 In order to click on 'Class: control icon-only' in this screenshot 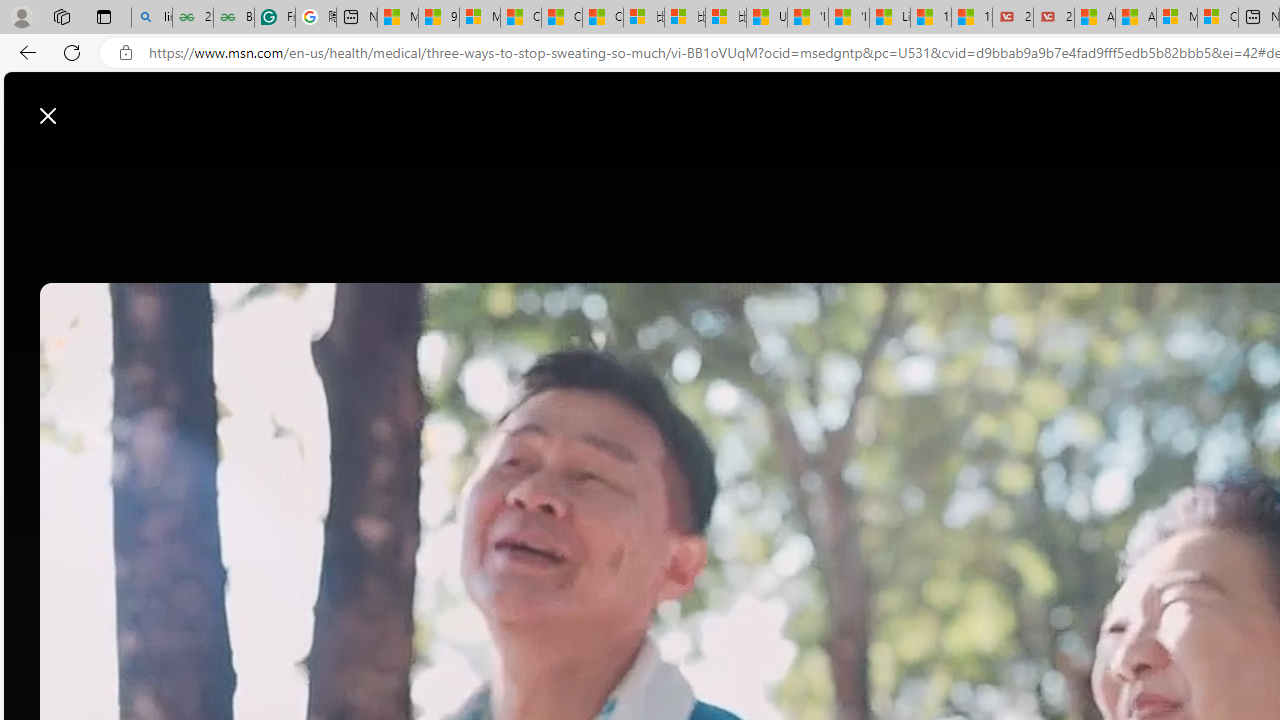, I will do `click(48, 115)`.